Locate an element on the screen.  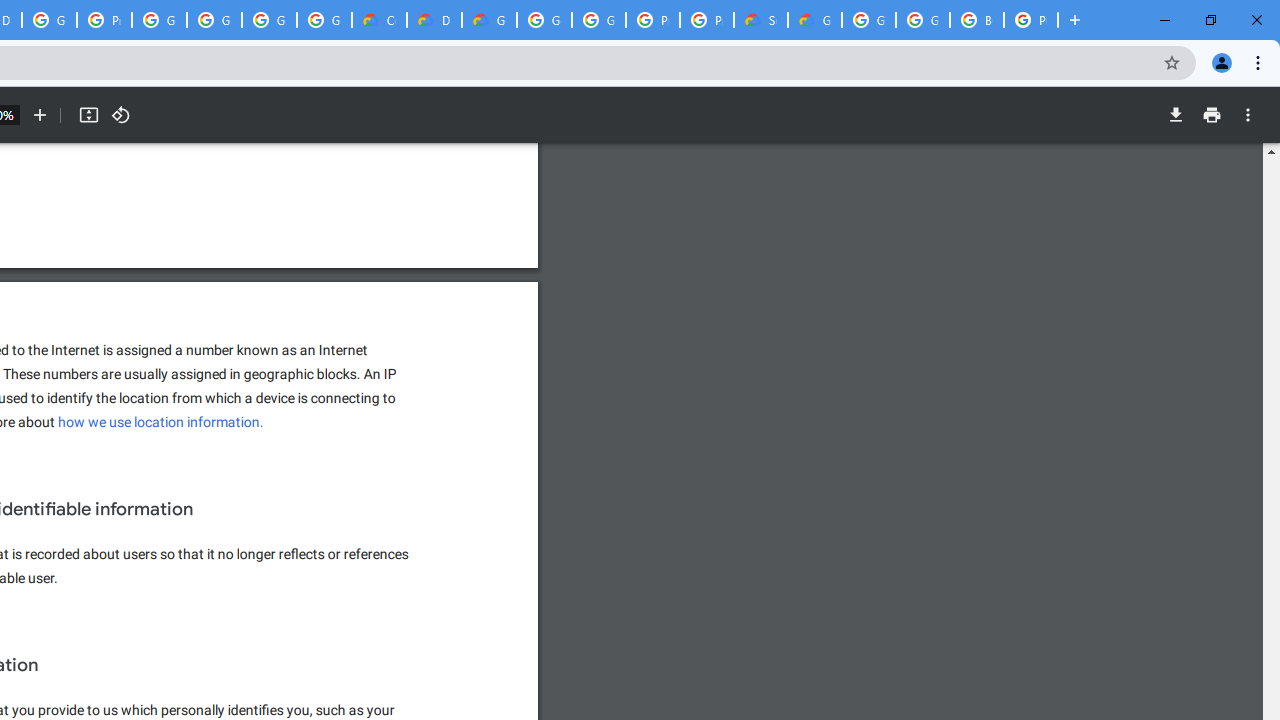
'Customer Care | Google Cloud' is located at coordinates (379, 20).